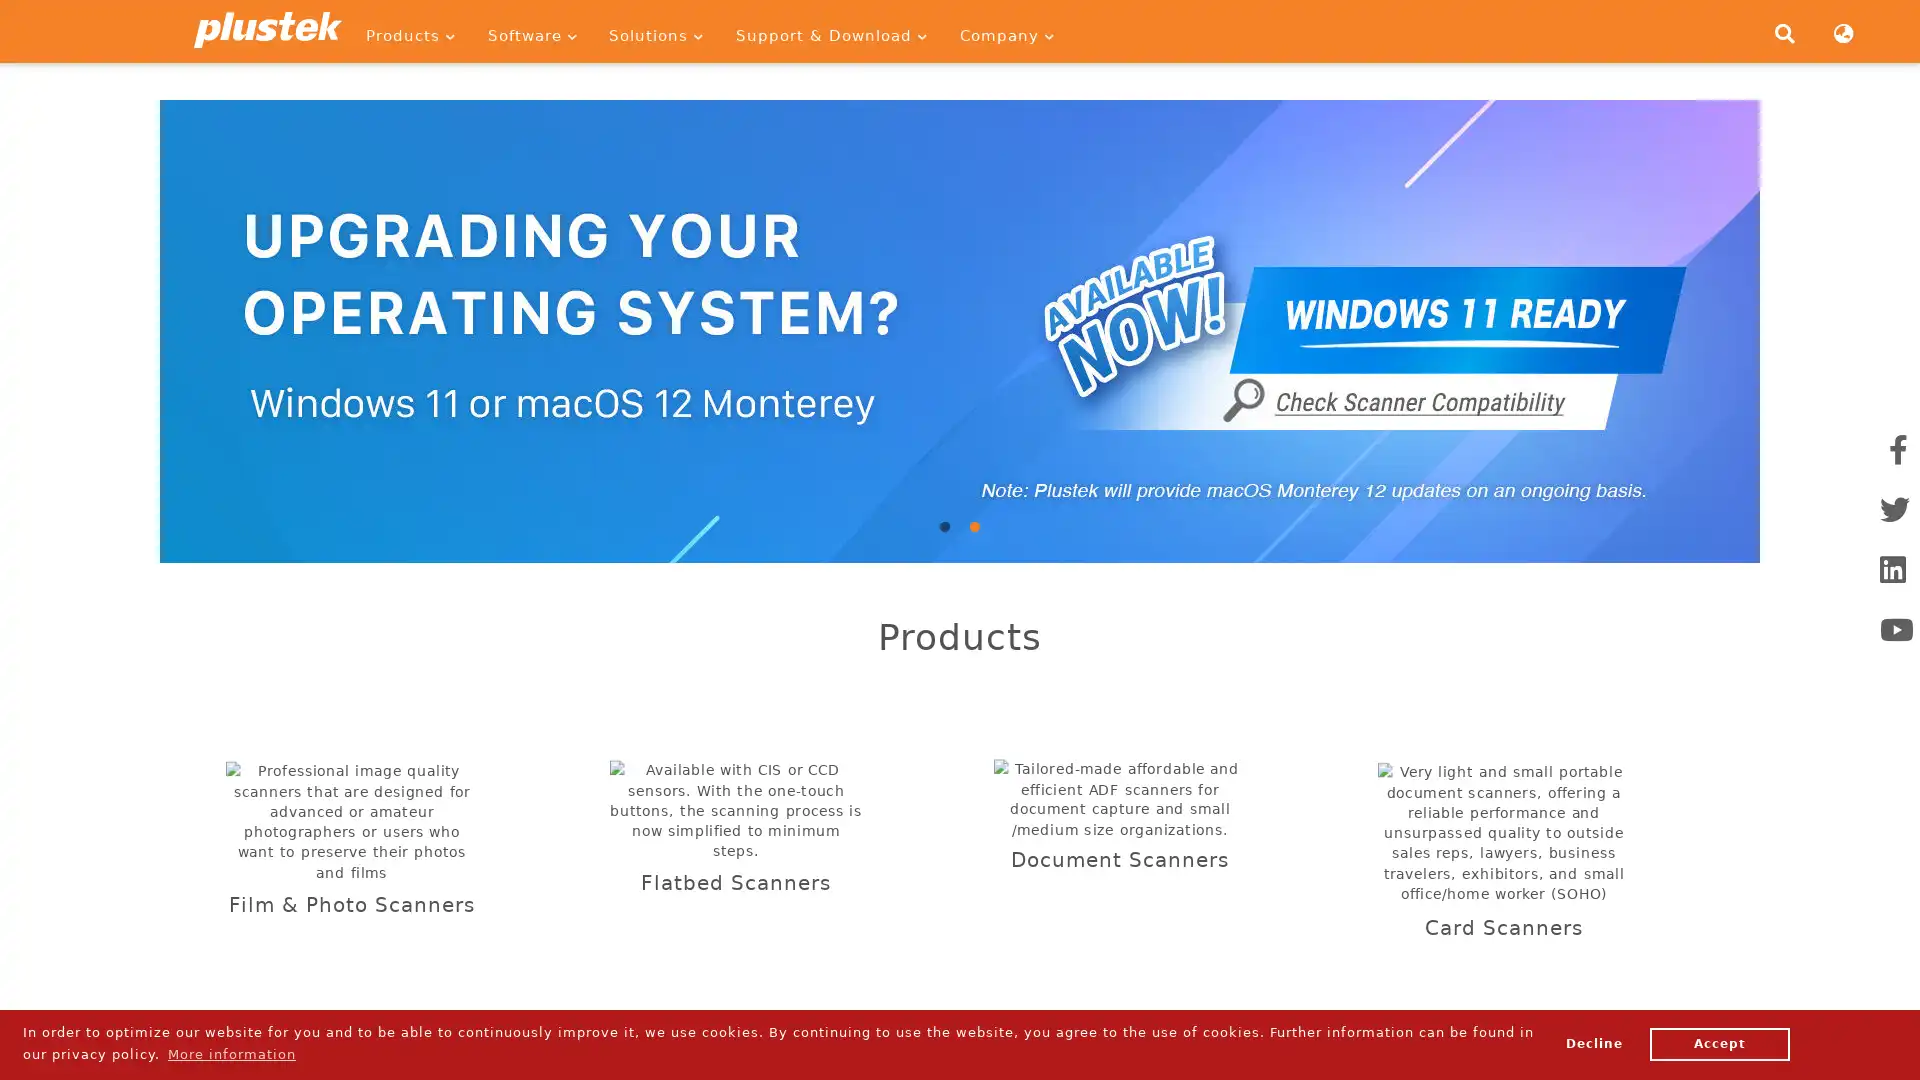  What do you see at coordinates (1592, 1043) in the screenshot?
I see `deny cookies` at bounding box center [1592, 1043].